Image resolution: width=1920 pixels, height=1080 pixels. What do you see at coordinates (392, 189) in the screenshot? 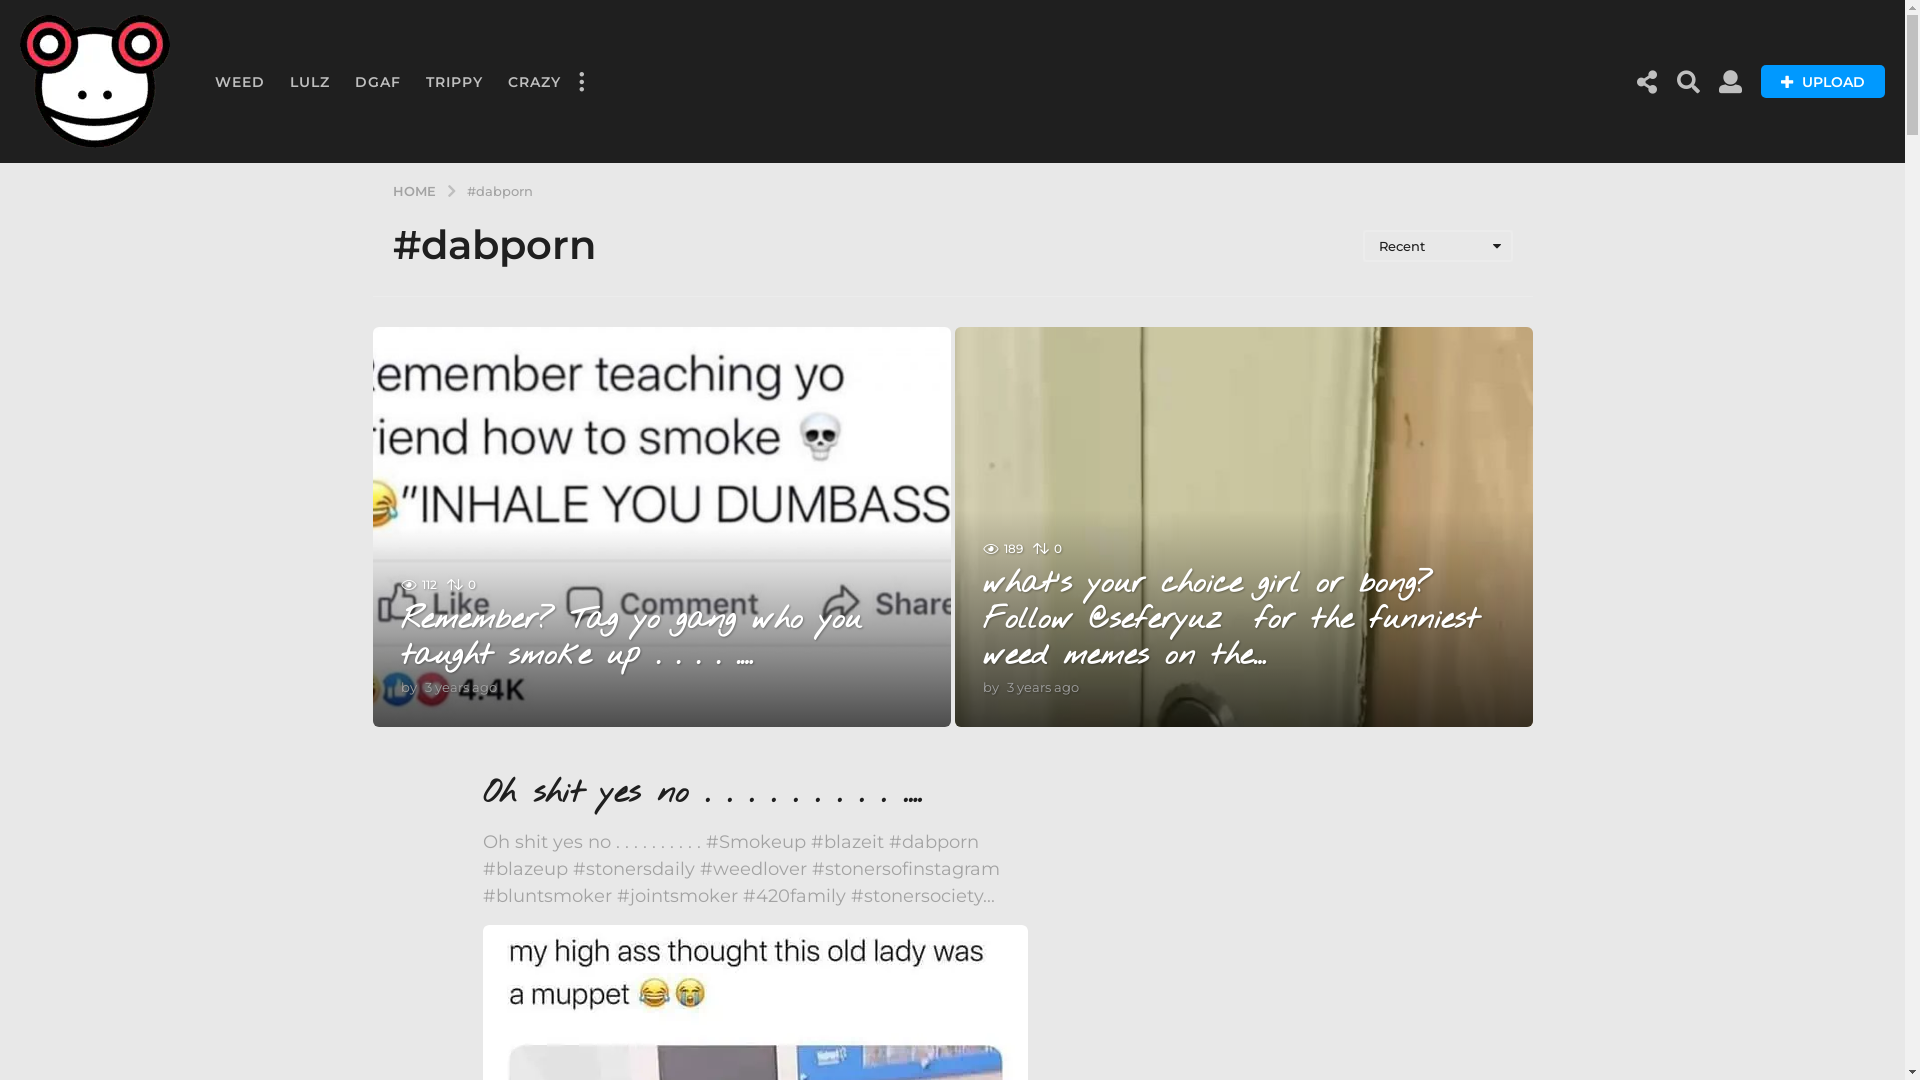
I see `'HOME'` at bounding box center [392, 189].